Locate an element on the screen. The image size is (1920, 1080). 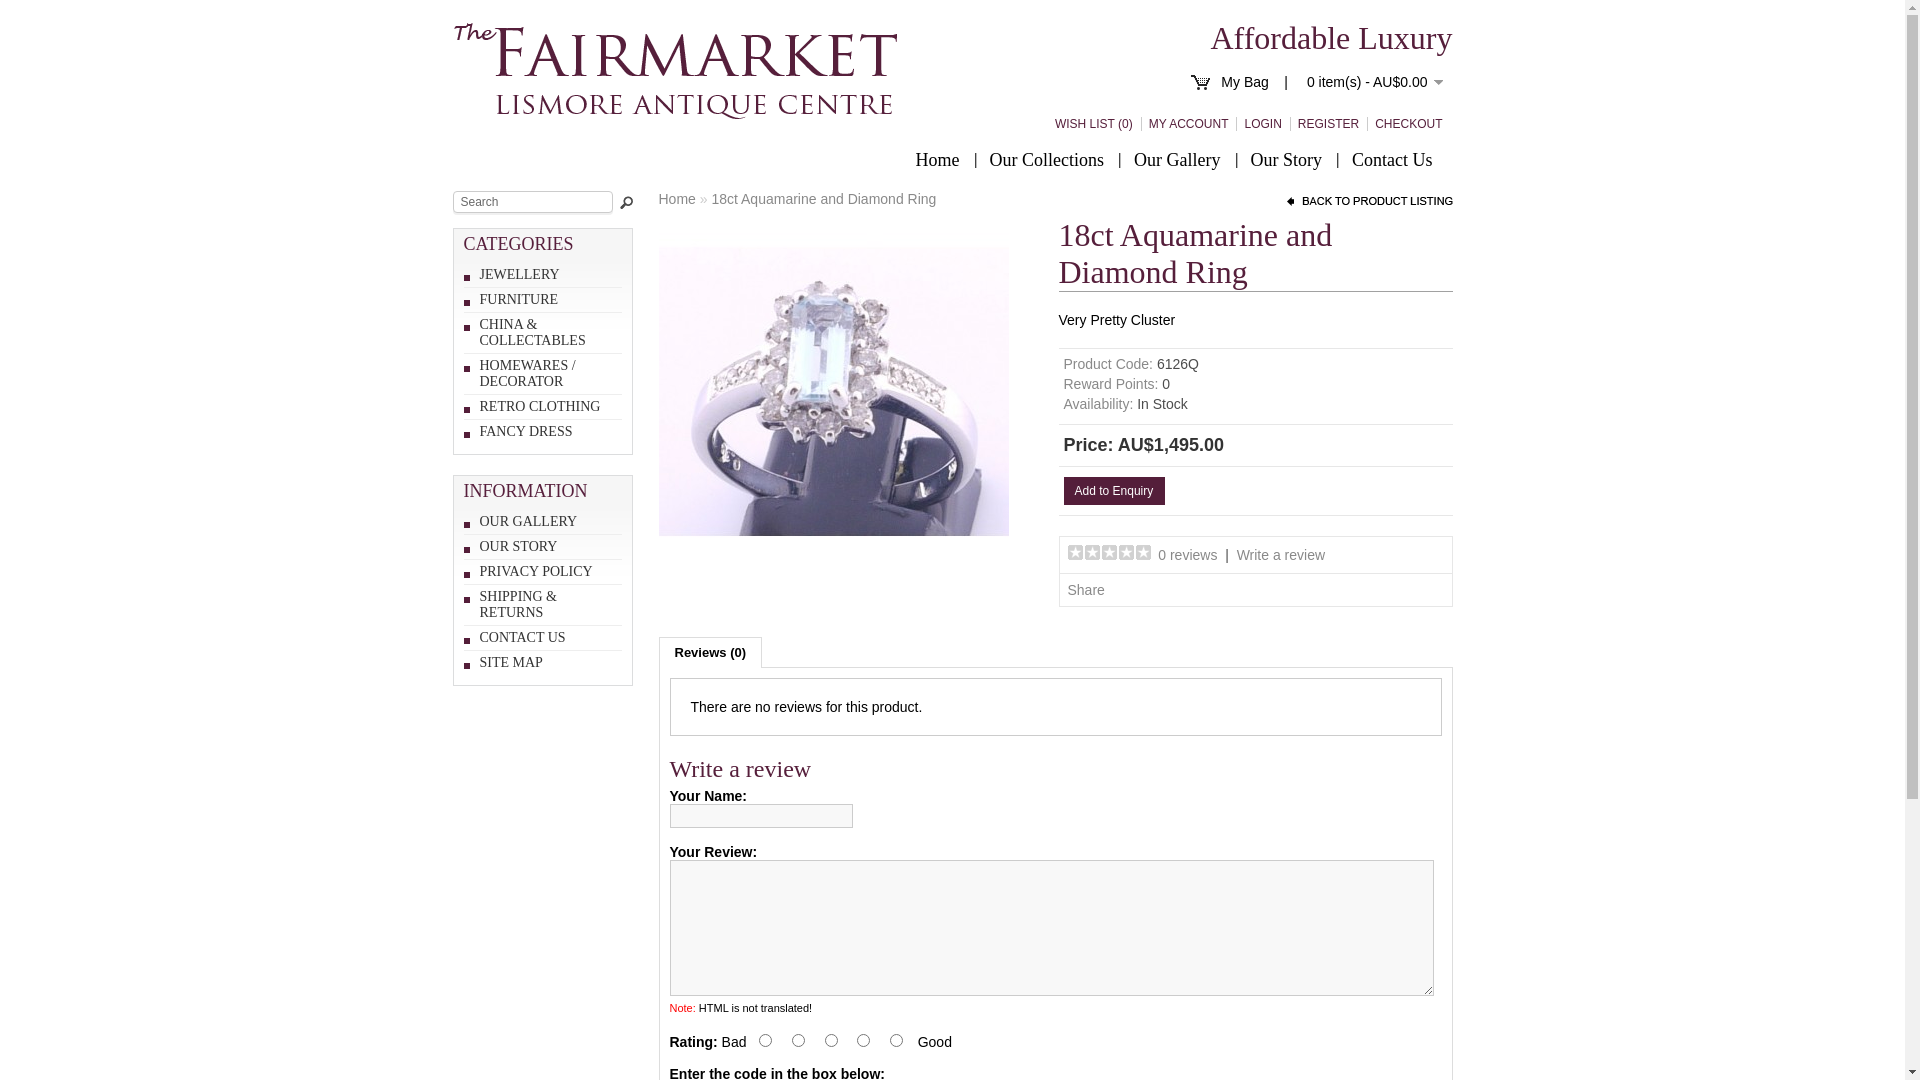
'OUR STORY' is located at coordinates (480, 546).